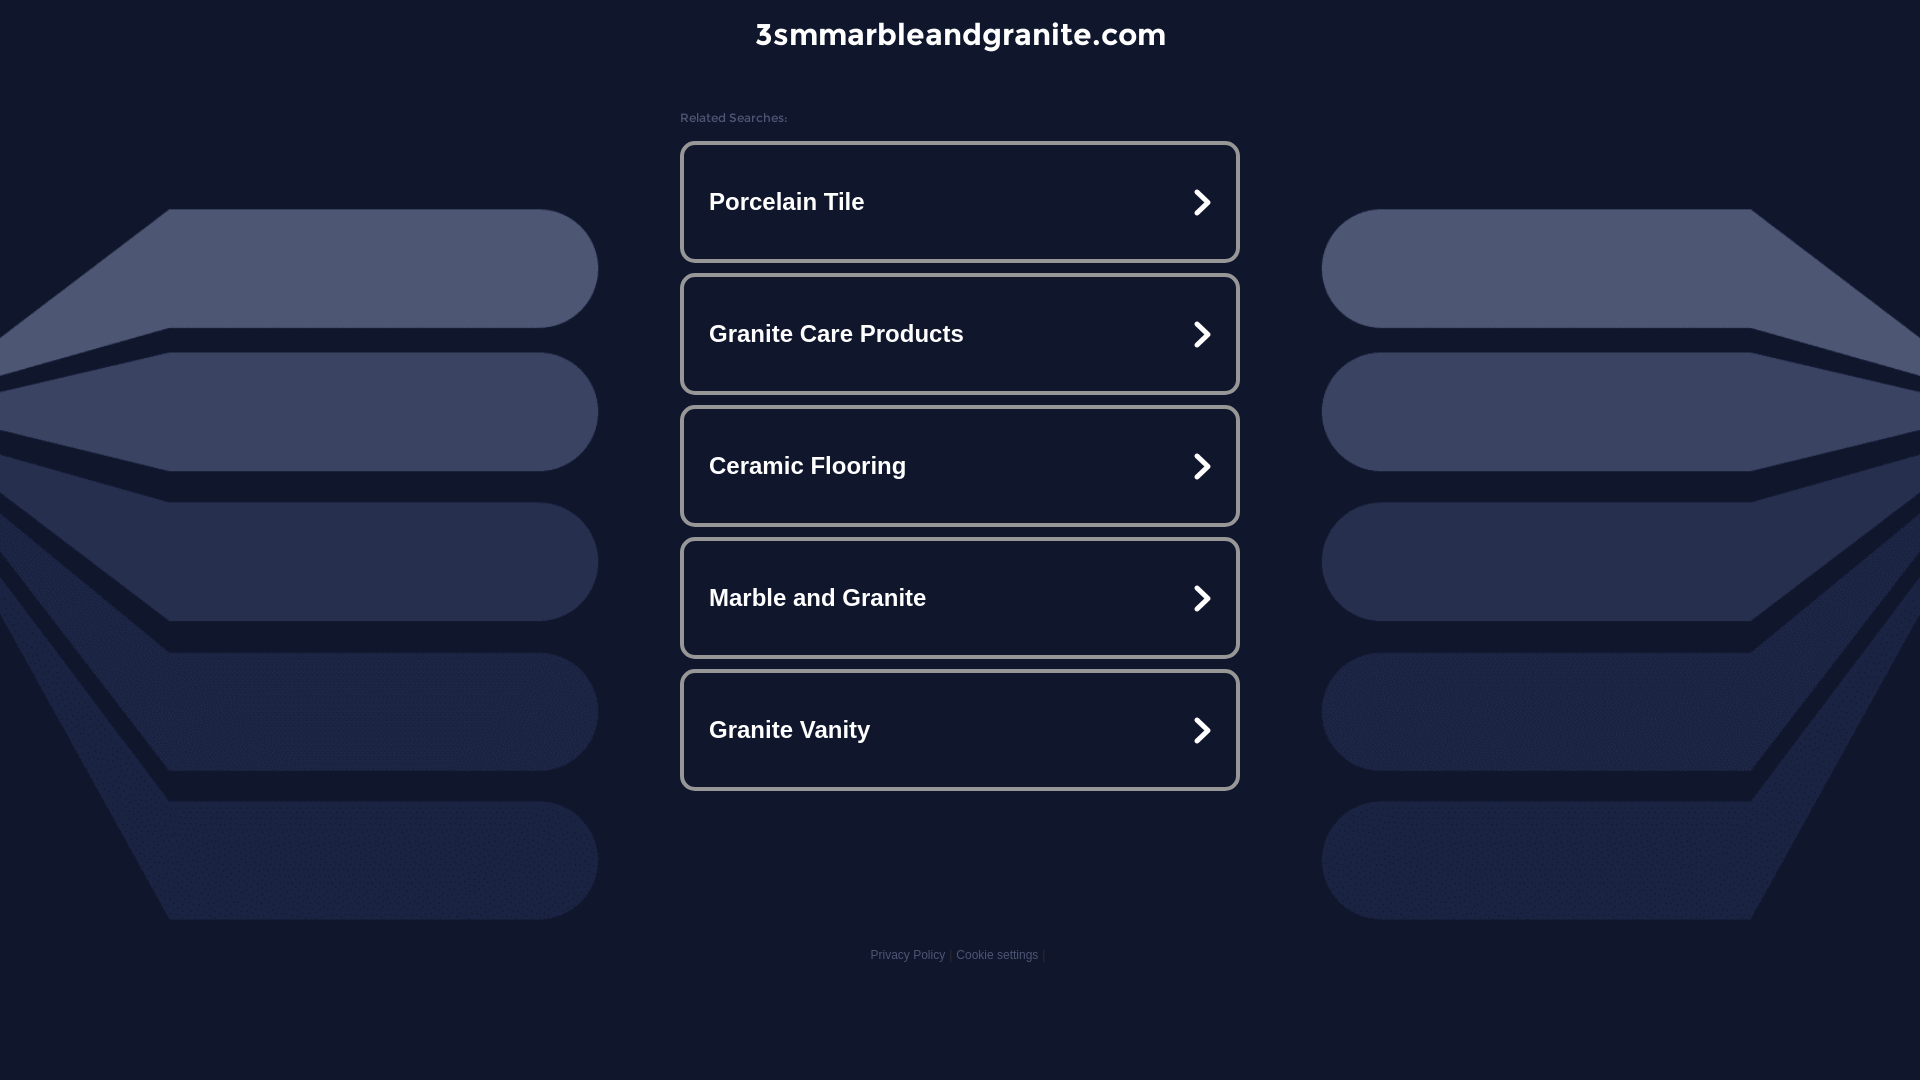 The width and height of the screenshot is (1920, 1080). I want to click on 'Marble and Granite', so click(960, 596).